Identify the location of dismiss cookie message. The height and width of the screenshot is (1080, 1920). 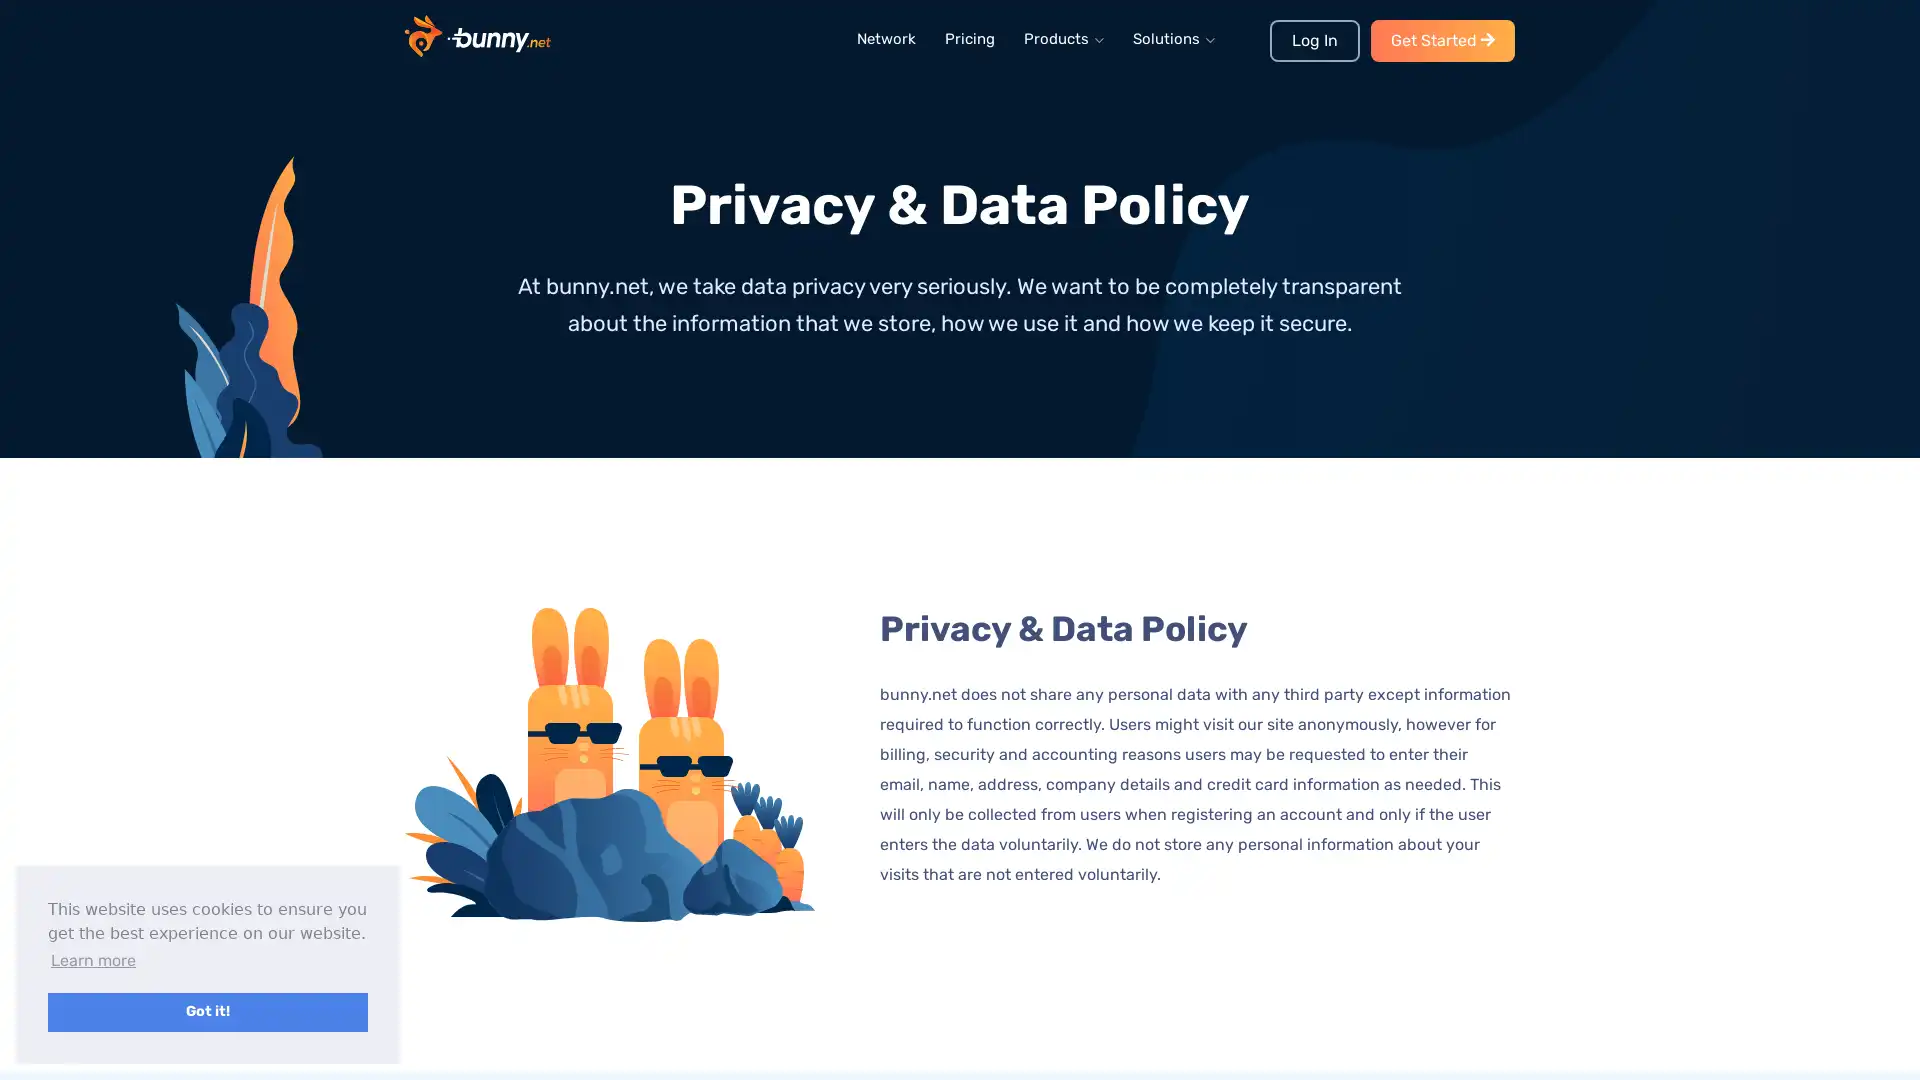
(207, 1011).